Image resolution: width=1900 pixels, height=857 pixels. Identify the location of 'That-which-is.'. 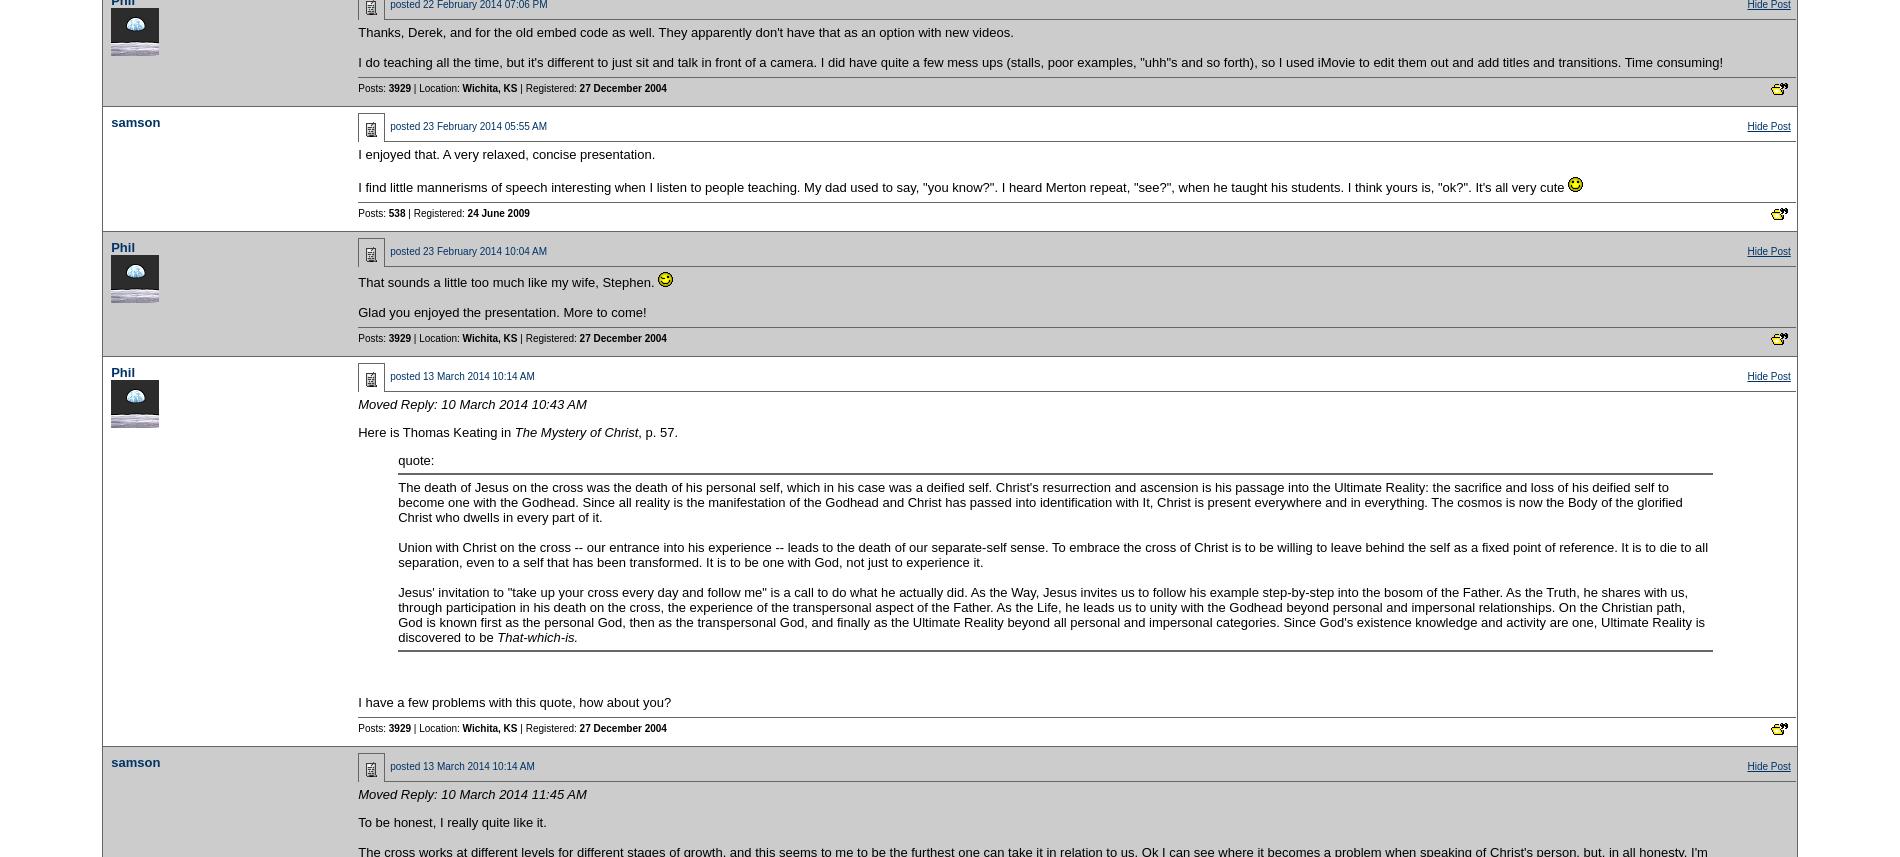
(497, 636).